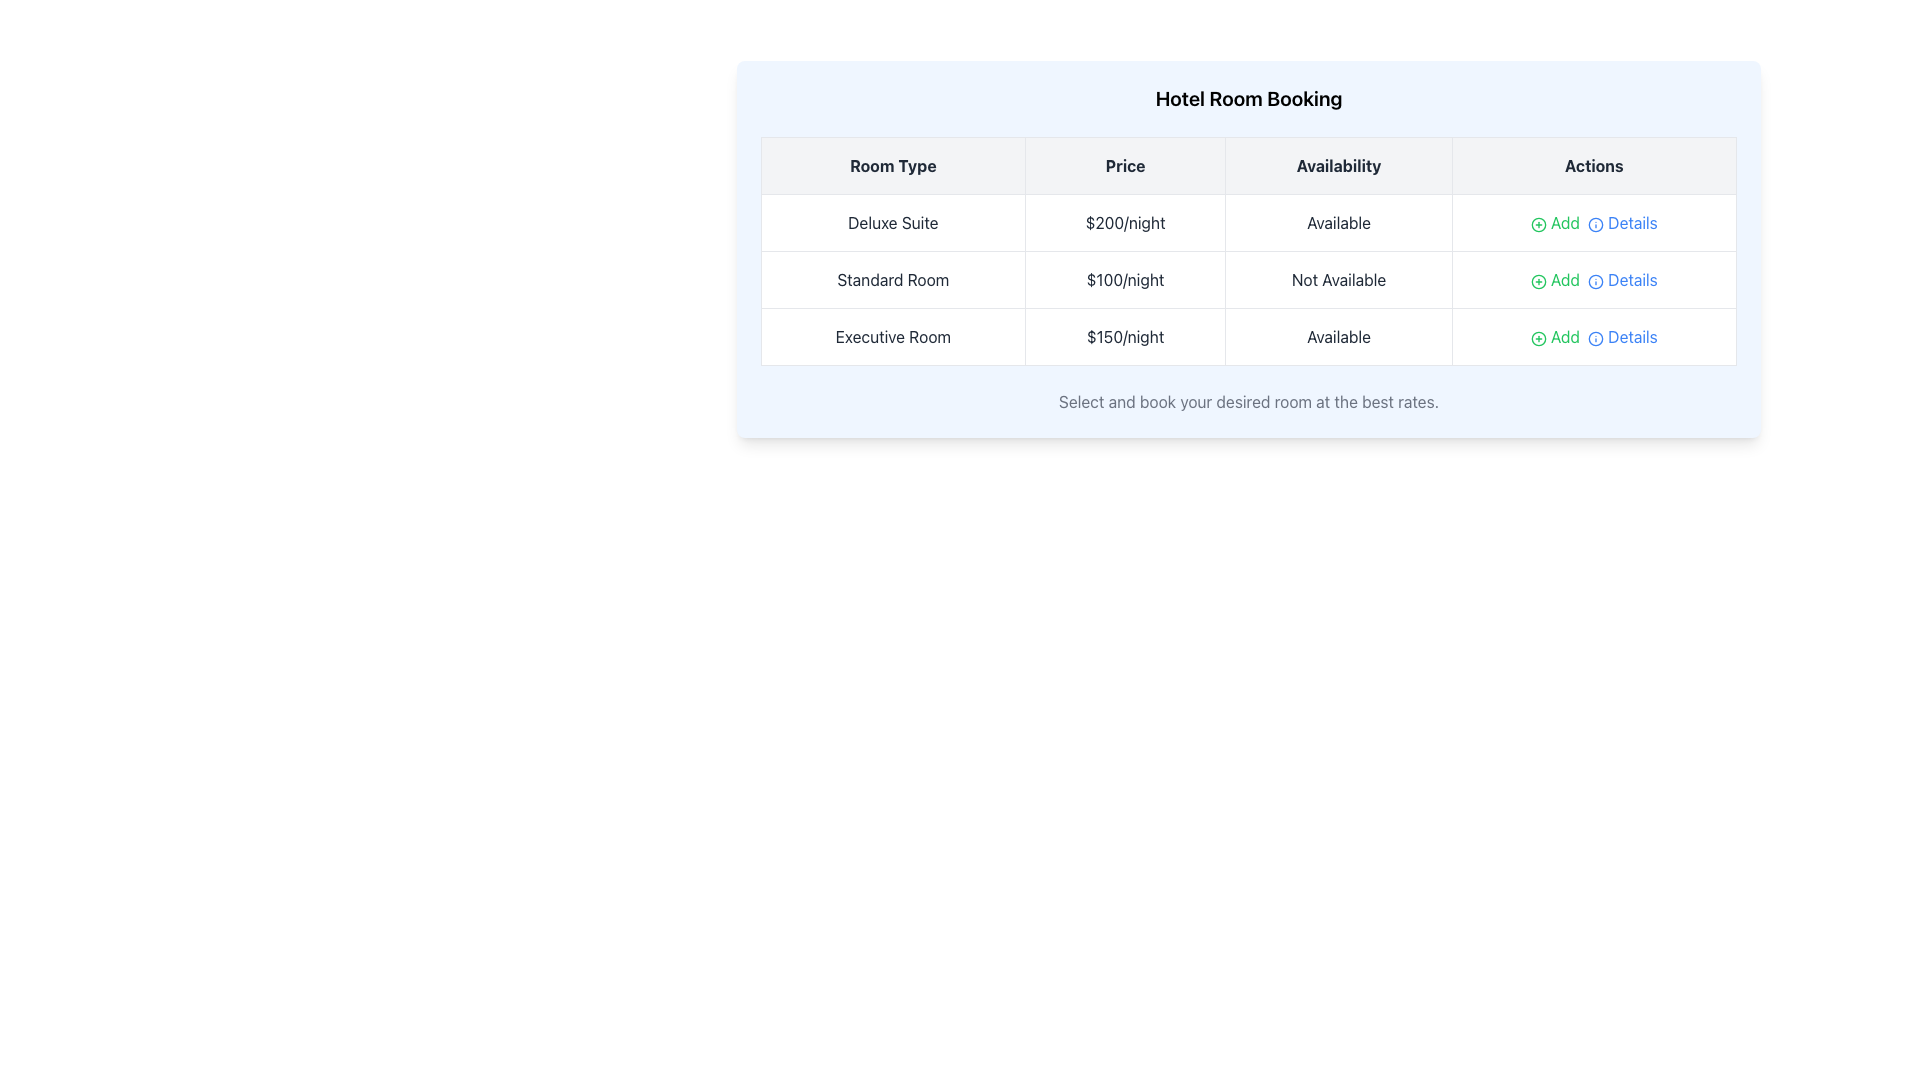 The height and width of the screenshot is (1080, 1920). Describe the element at coordinates (1247, 401) in the screenshot. I see `instructional text located at the bottom of the booking section, directly beneath the table listing room types, prices, availability, and actions` at that location.